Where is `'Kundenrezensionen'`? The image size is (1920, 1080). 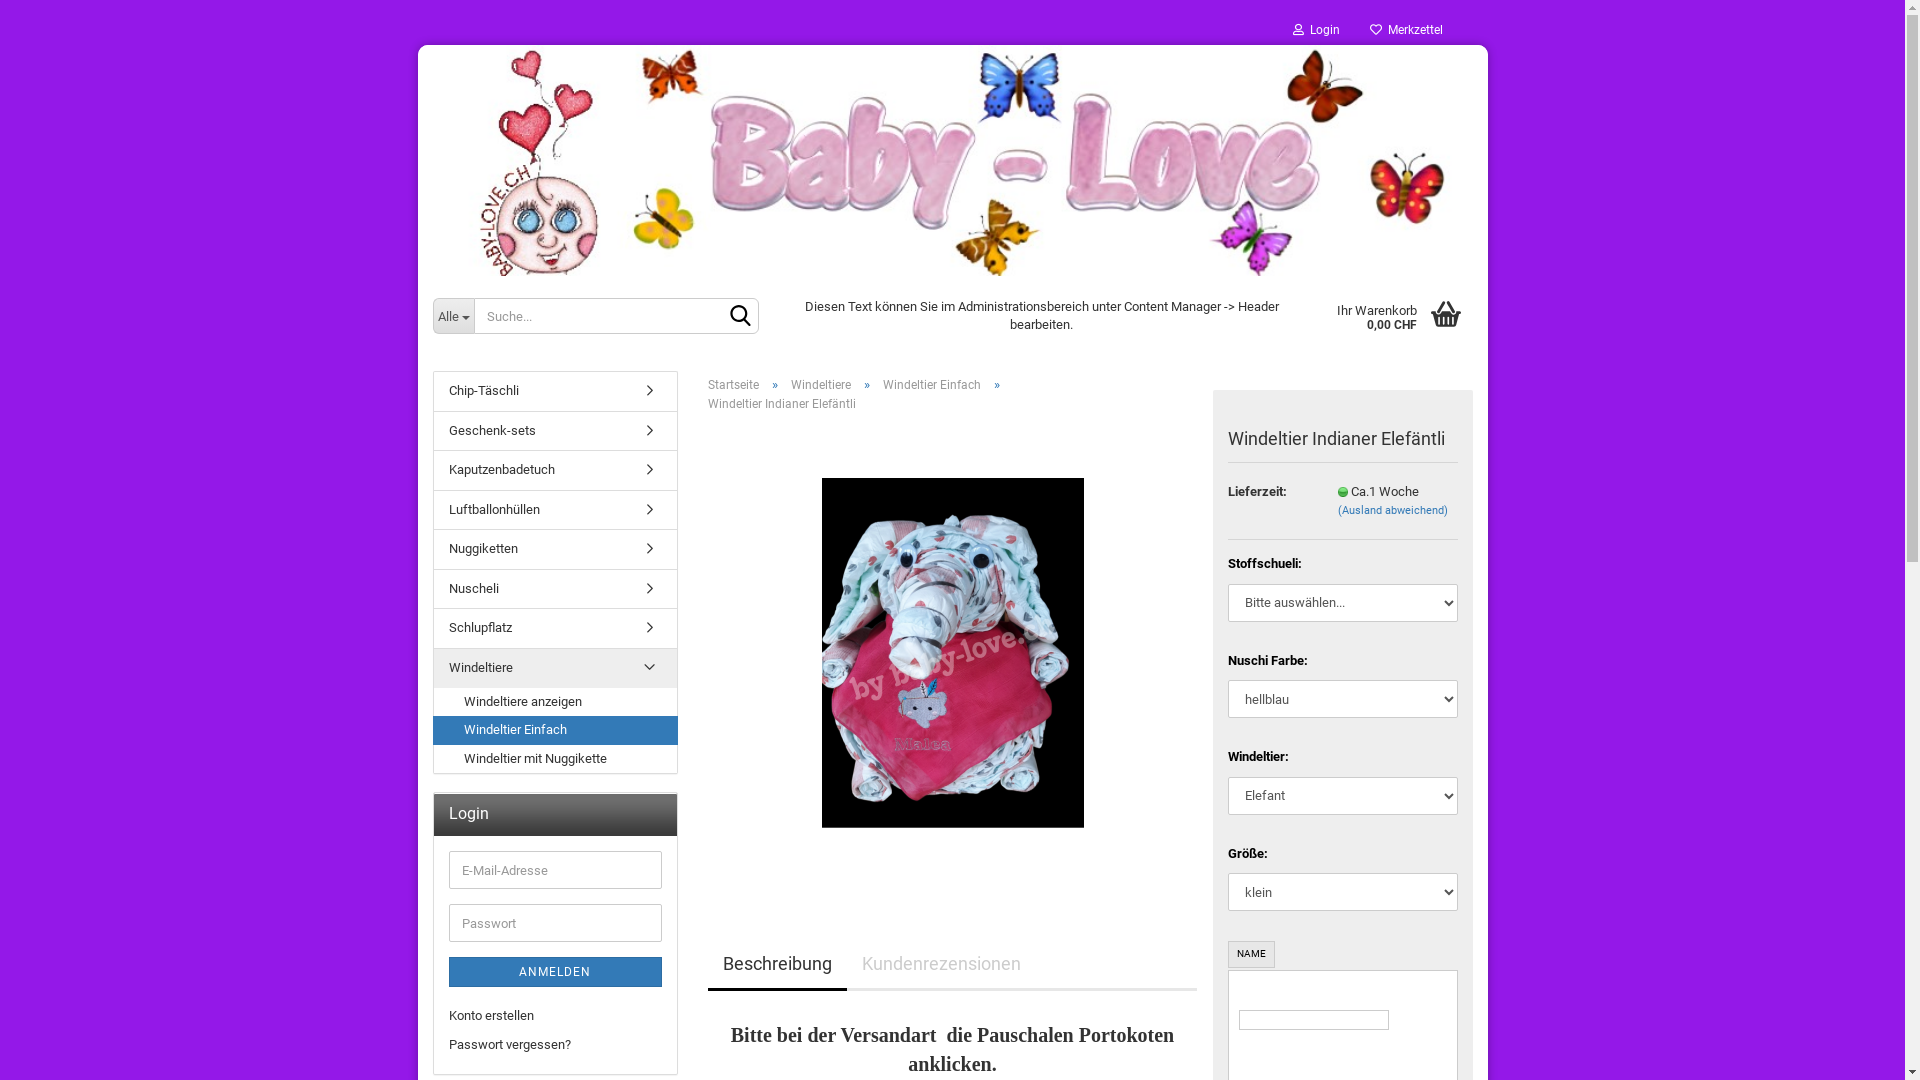
'Kundenrezensionen' is located at coordinates (939, 964).